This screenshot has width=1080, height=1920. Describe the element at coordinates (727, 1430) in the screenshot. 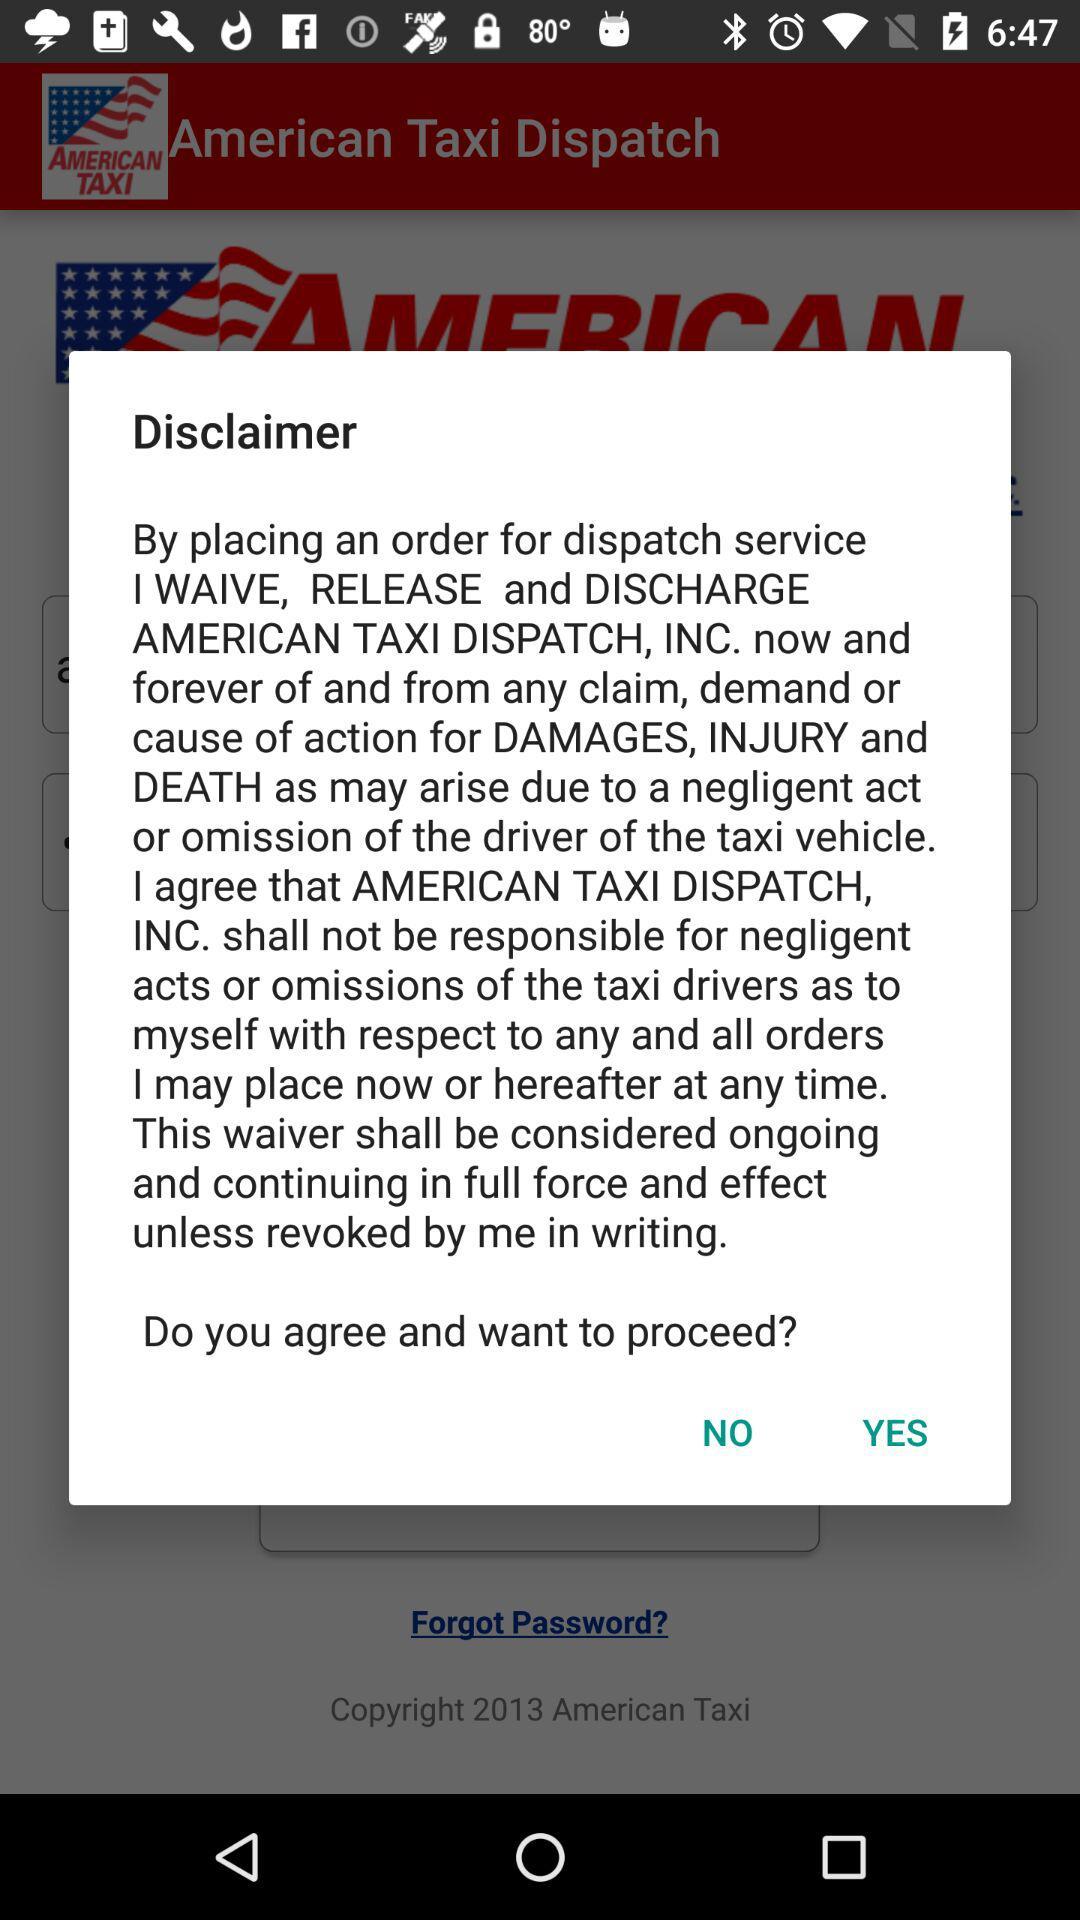

I see `no item` at that location.